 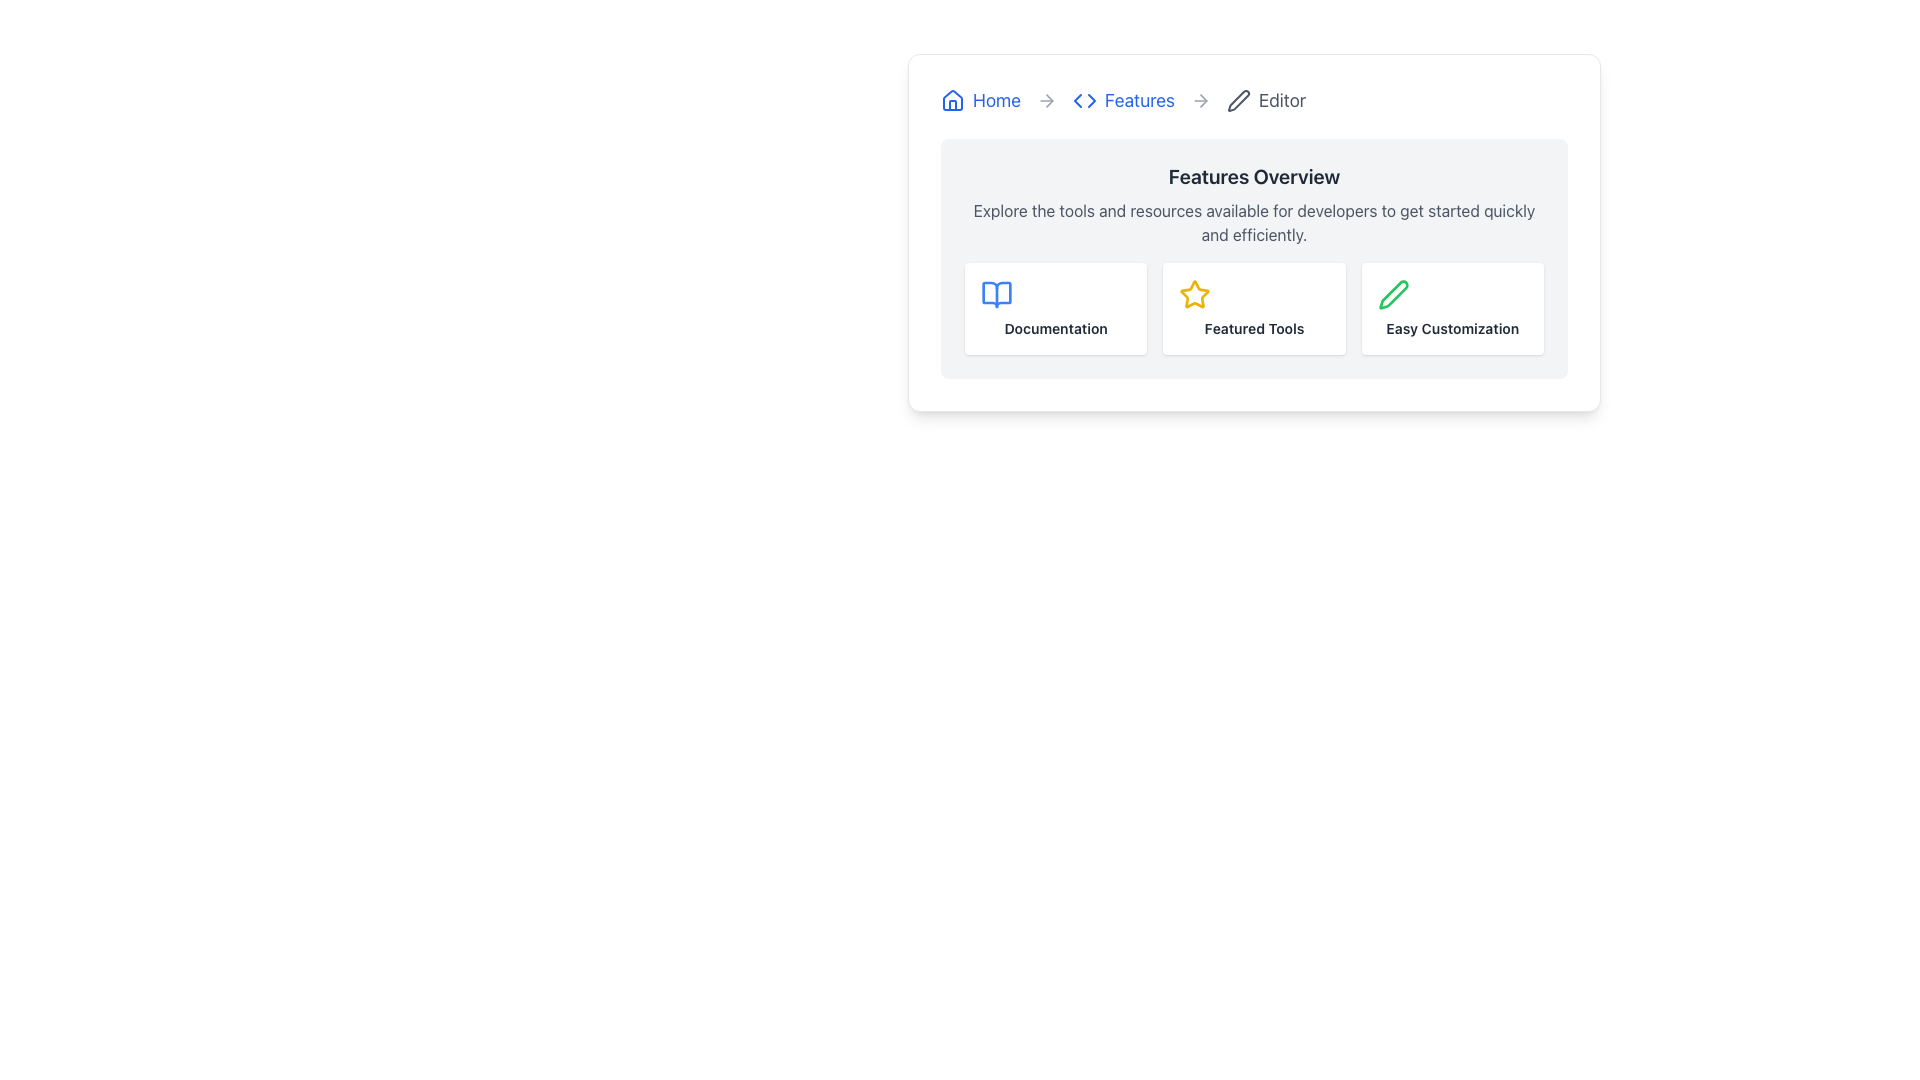 I want to click on the hyperlink with an icon and text label, so click(x=1123, y=100).